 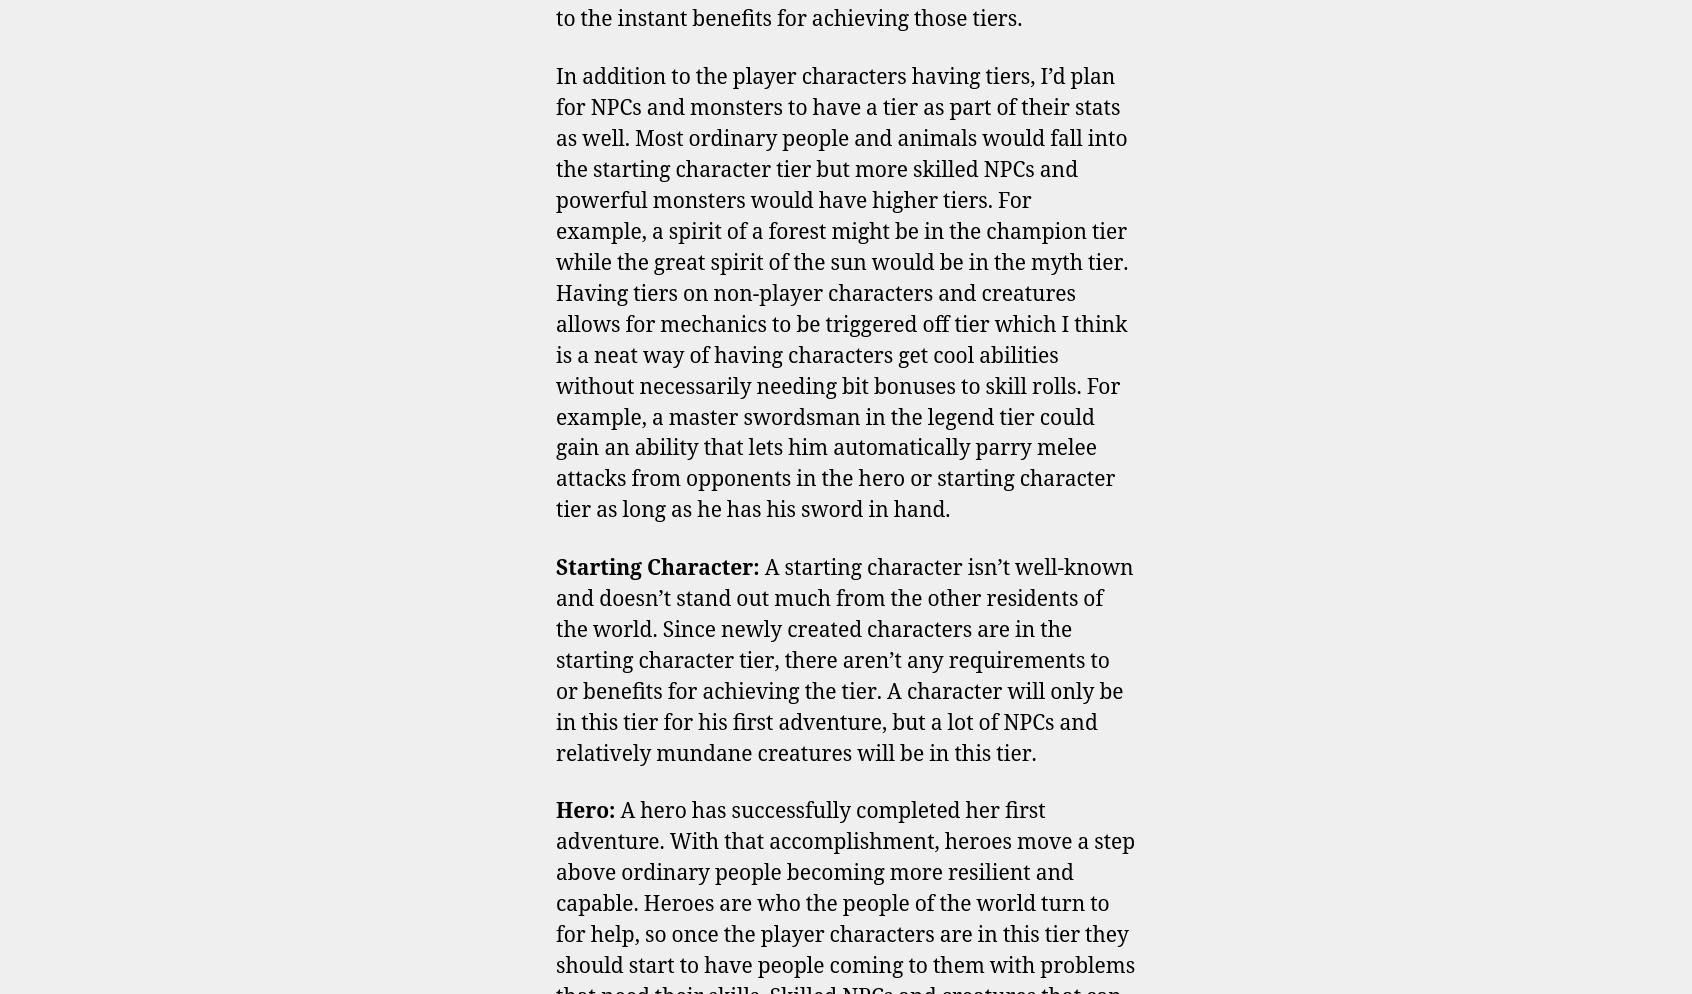 I want to click on 'Leave a Reply', so click(x=842, y=755).